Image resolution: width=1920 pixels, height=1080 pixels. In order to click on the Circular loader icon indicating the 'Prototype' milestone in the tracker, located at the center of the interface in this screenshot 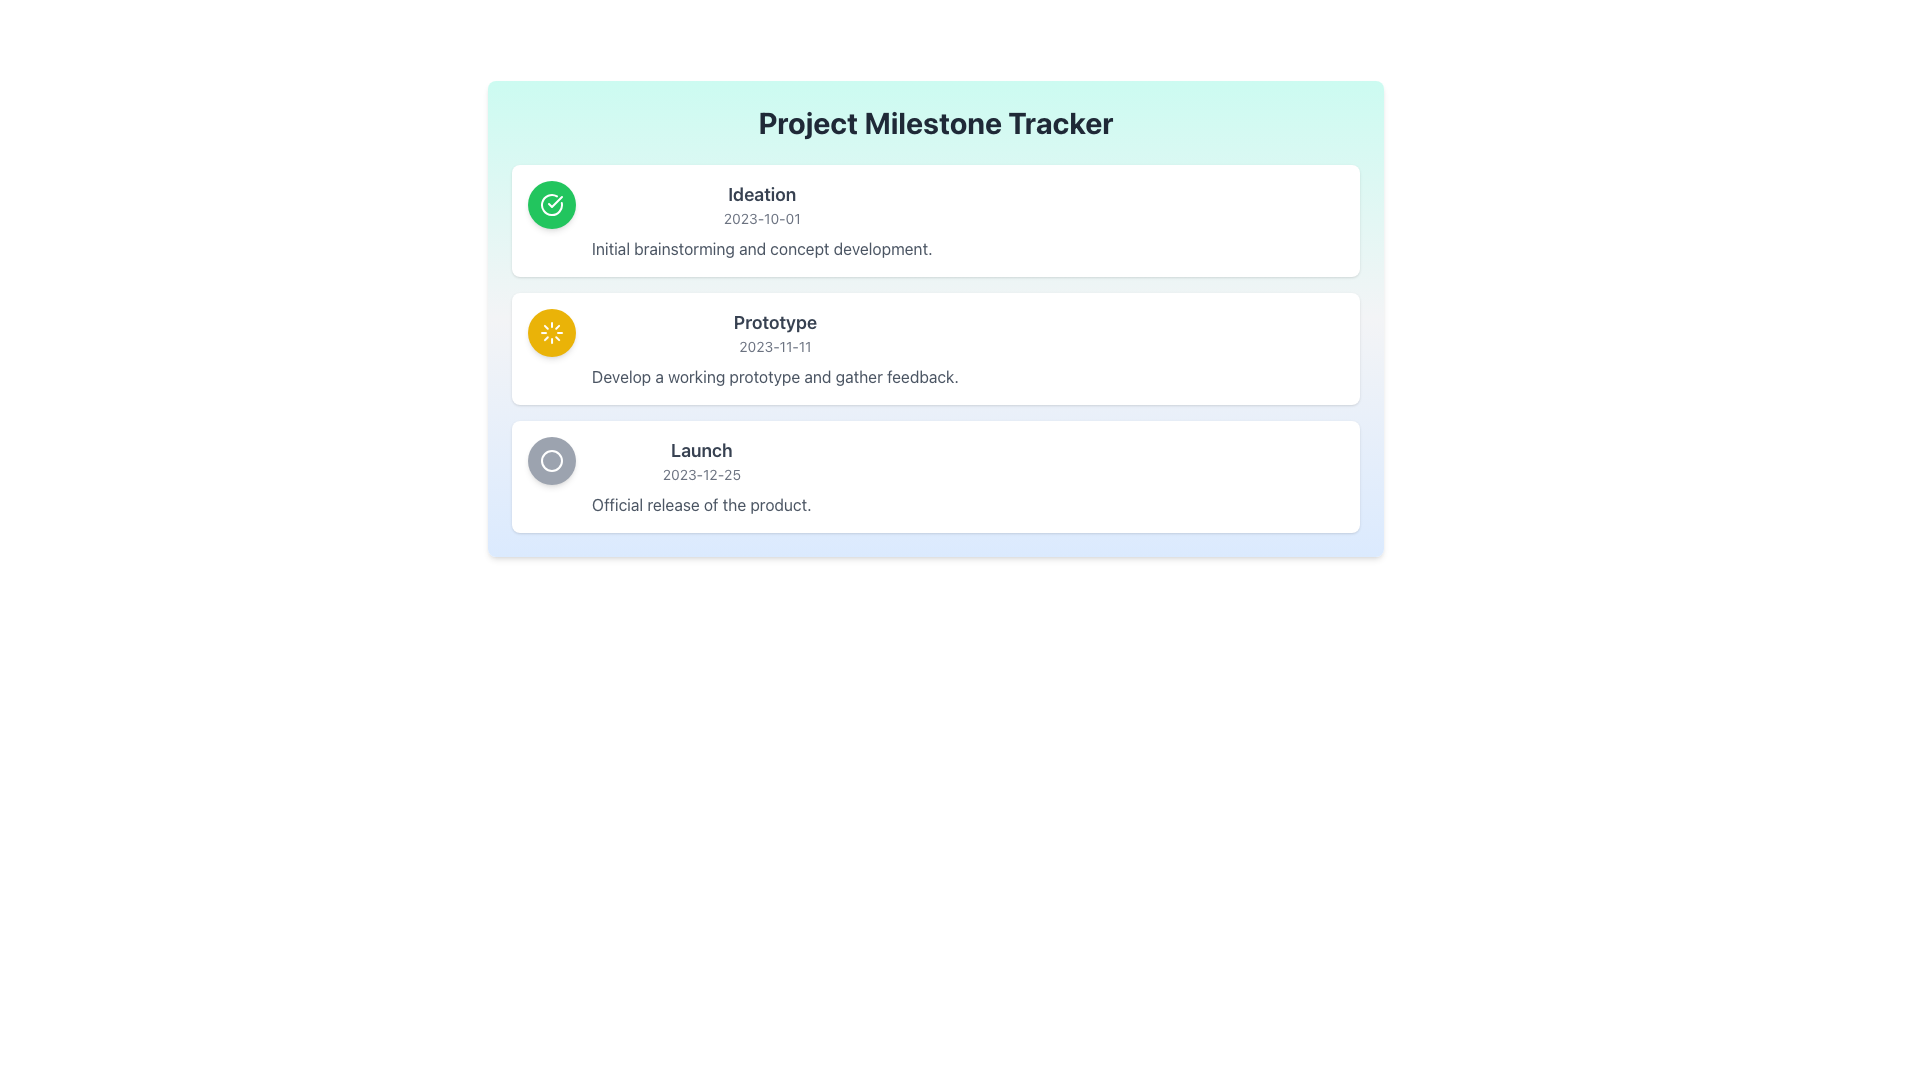, I will do `click(552, 331)`.